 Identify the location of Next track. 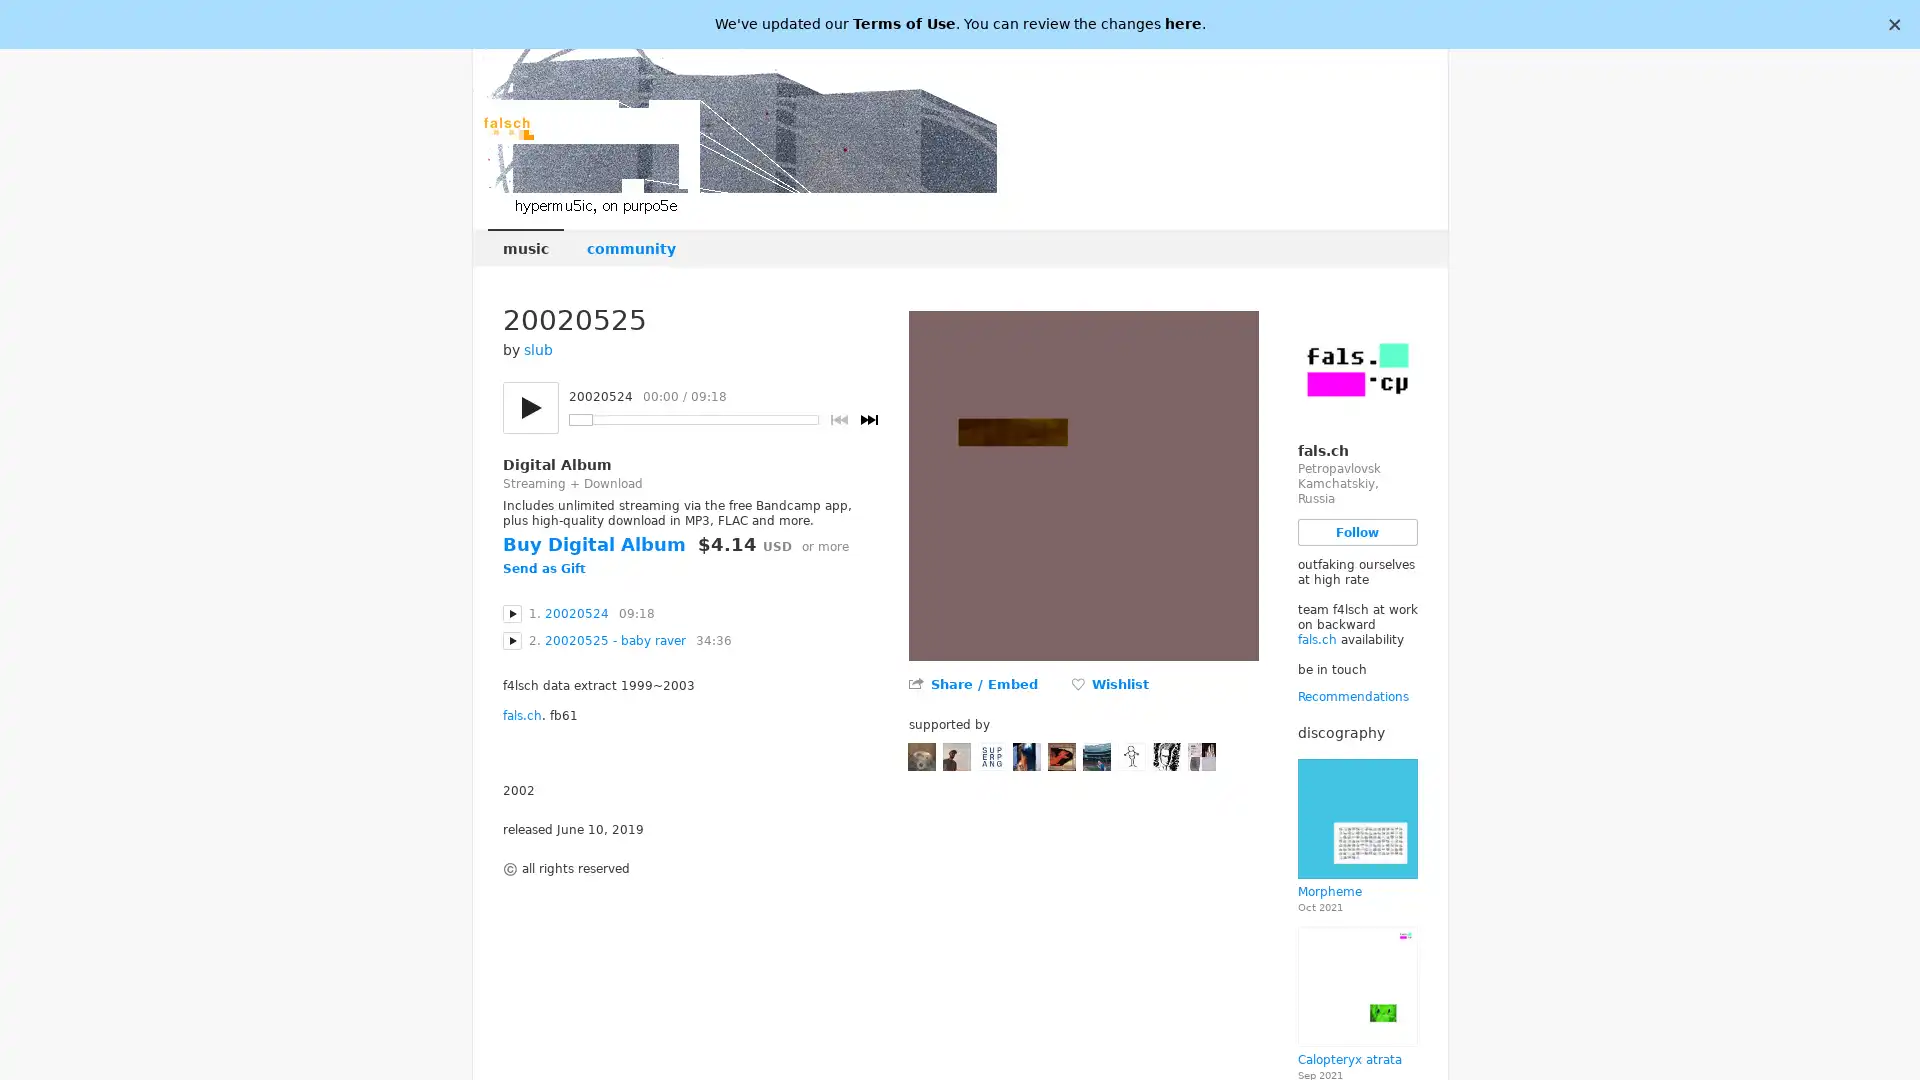
(868, 419).